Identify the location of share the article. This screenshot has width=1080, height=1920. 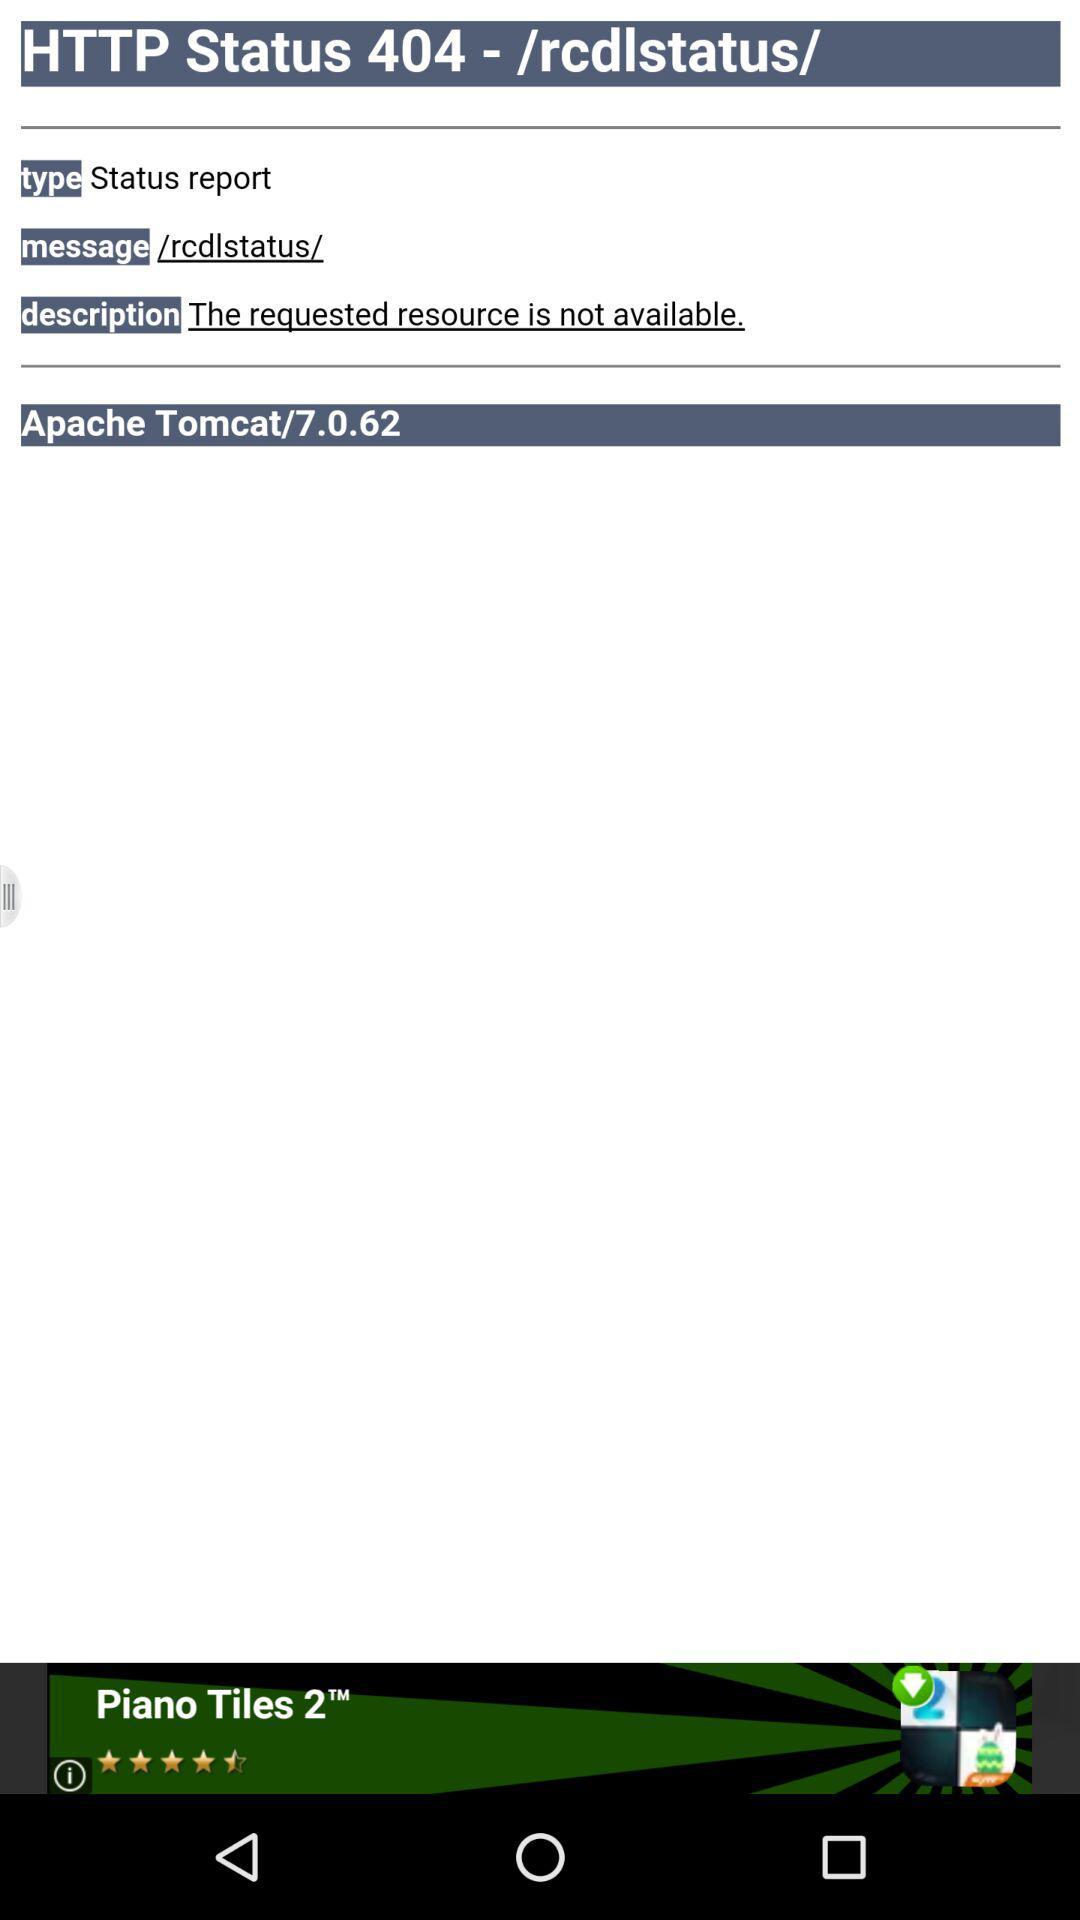
(538, 1727).